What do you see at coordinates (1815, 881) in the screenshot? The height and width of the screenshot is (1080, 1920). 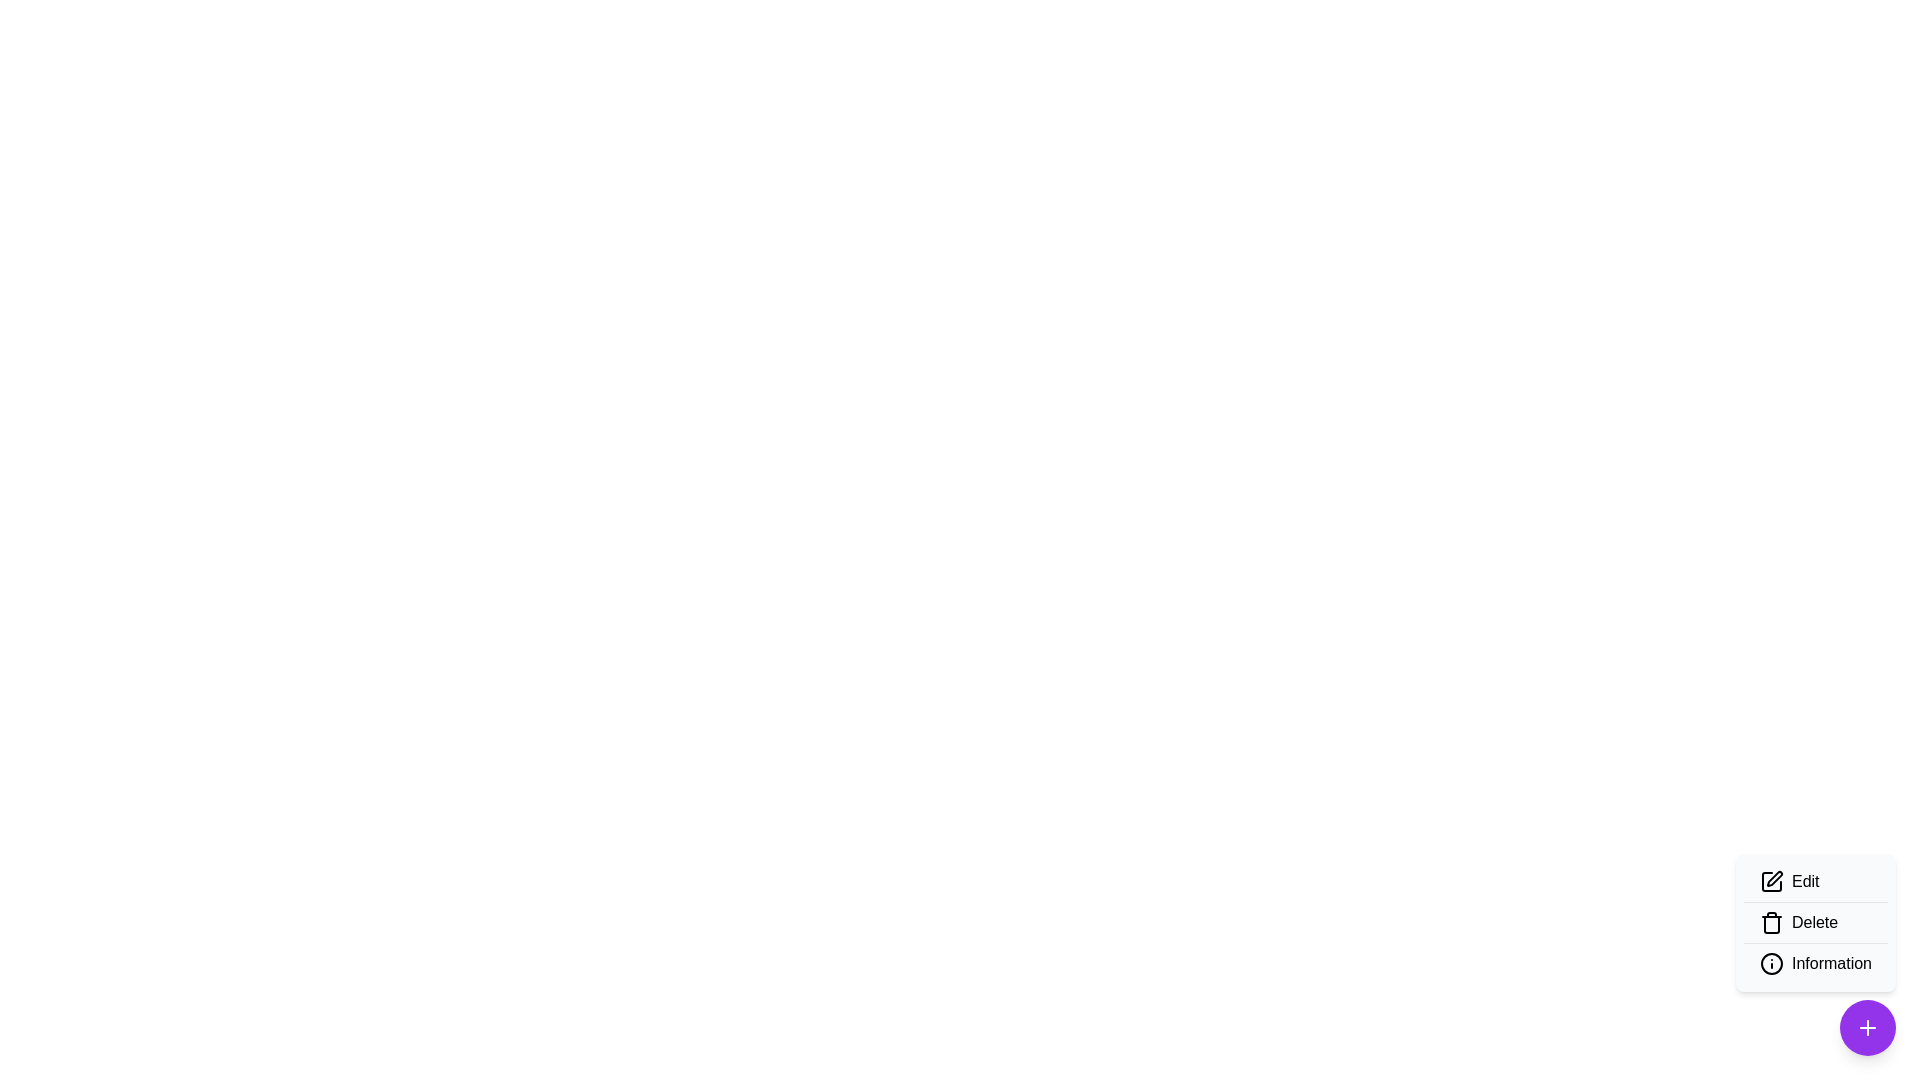 I see `the 'Edit' menu item, which is the first item in a vertical menu with a pencil icon on the left and bold text on the right, located in the bottom-right corner of the interface` at bounding box center [1815, 881].